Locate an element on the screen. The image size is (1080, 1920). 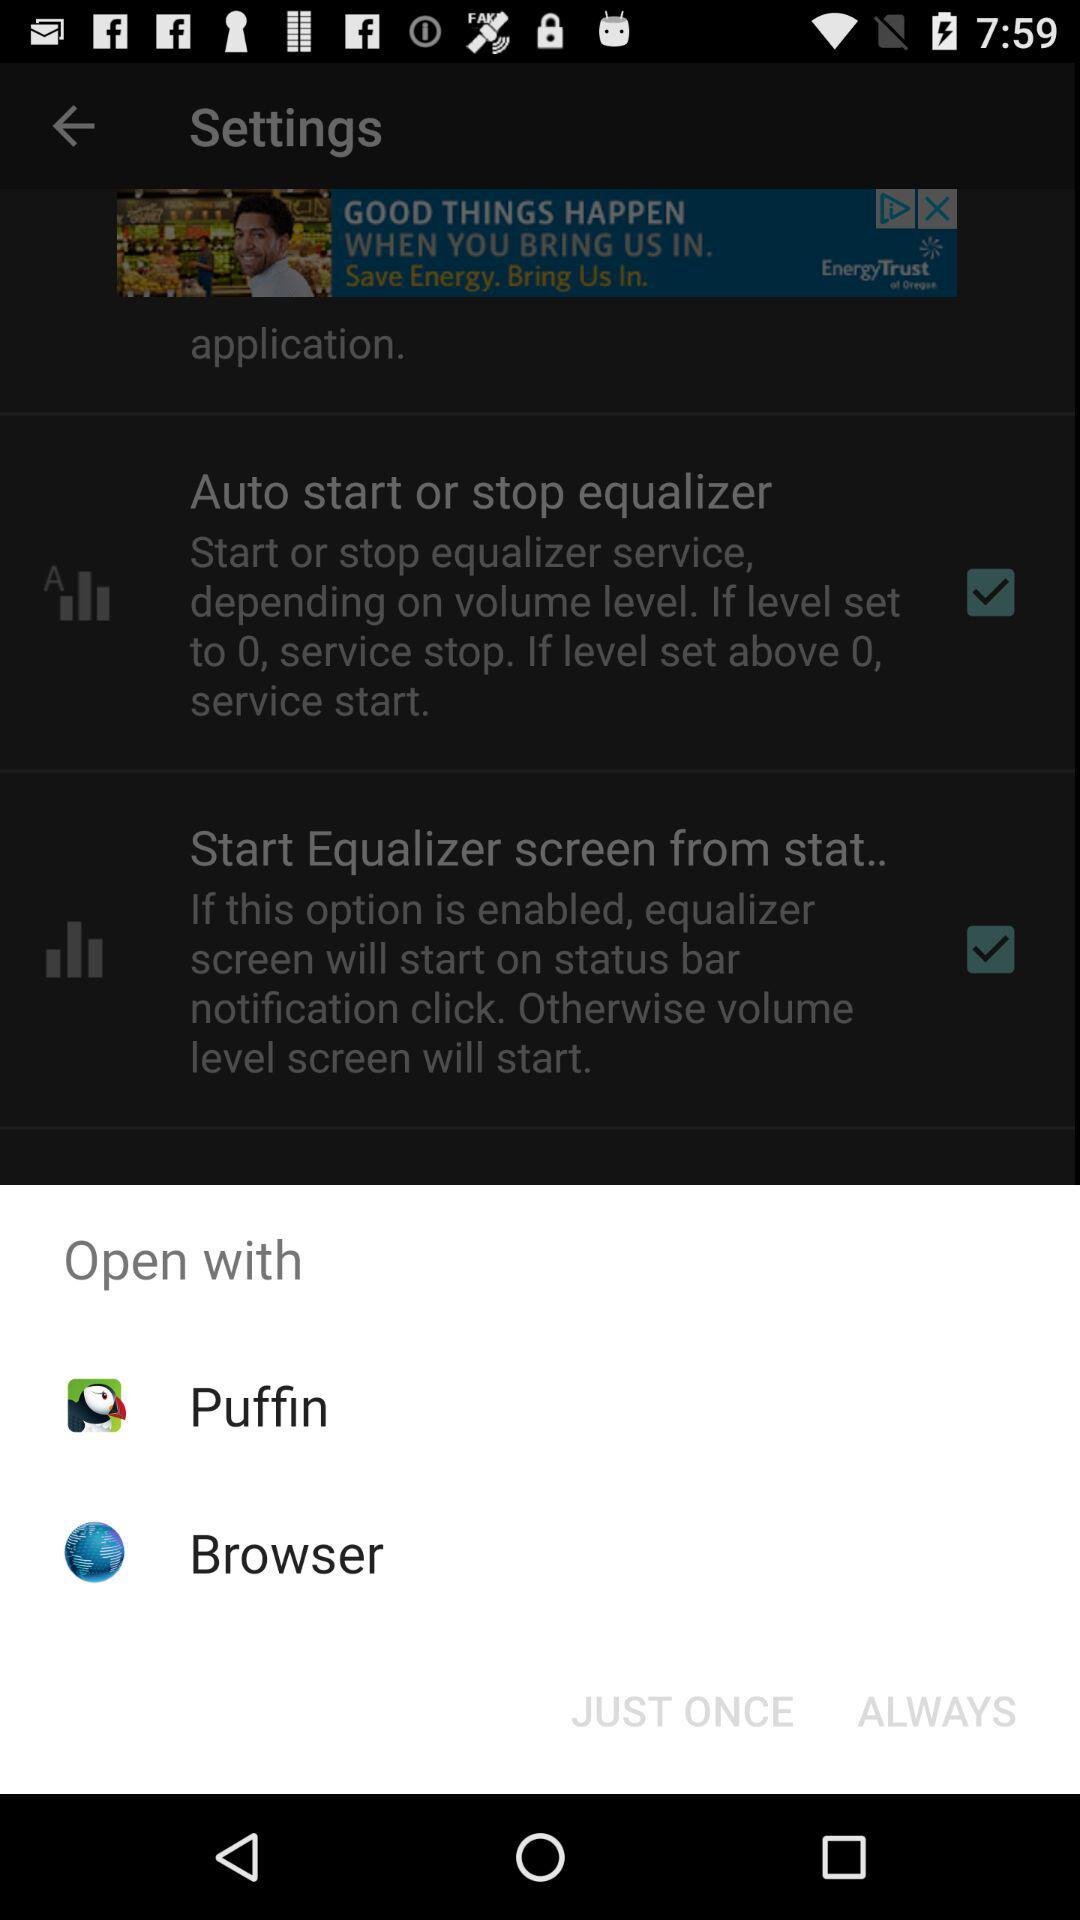
just once icon is located at coordinates (681, 1708).